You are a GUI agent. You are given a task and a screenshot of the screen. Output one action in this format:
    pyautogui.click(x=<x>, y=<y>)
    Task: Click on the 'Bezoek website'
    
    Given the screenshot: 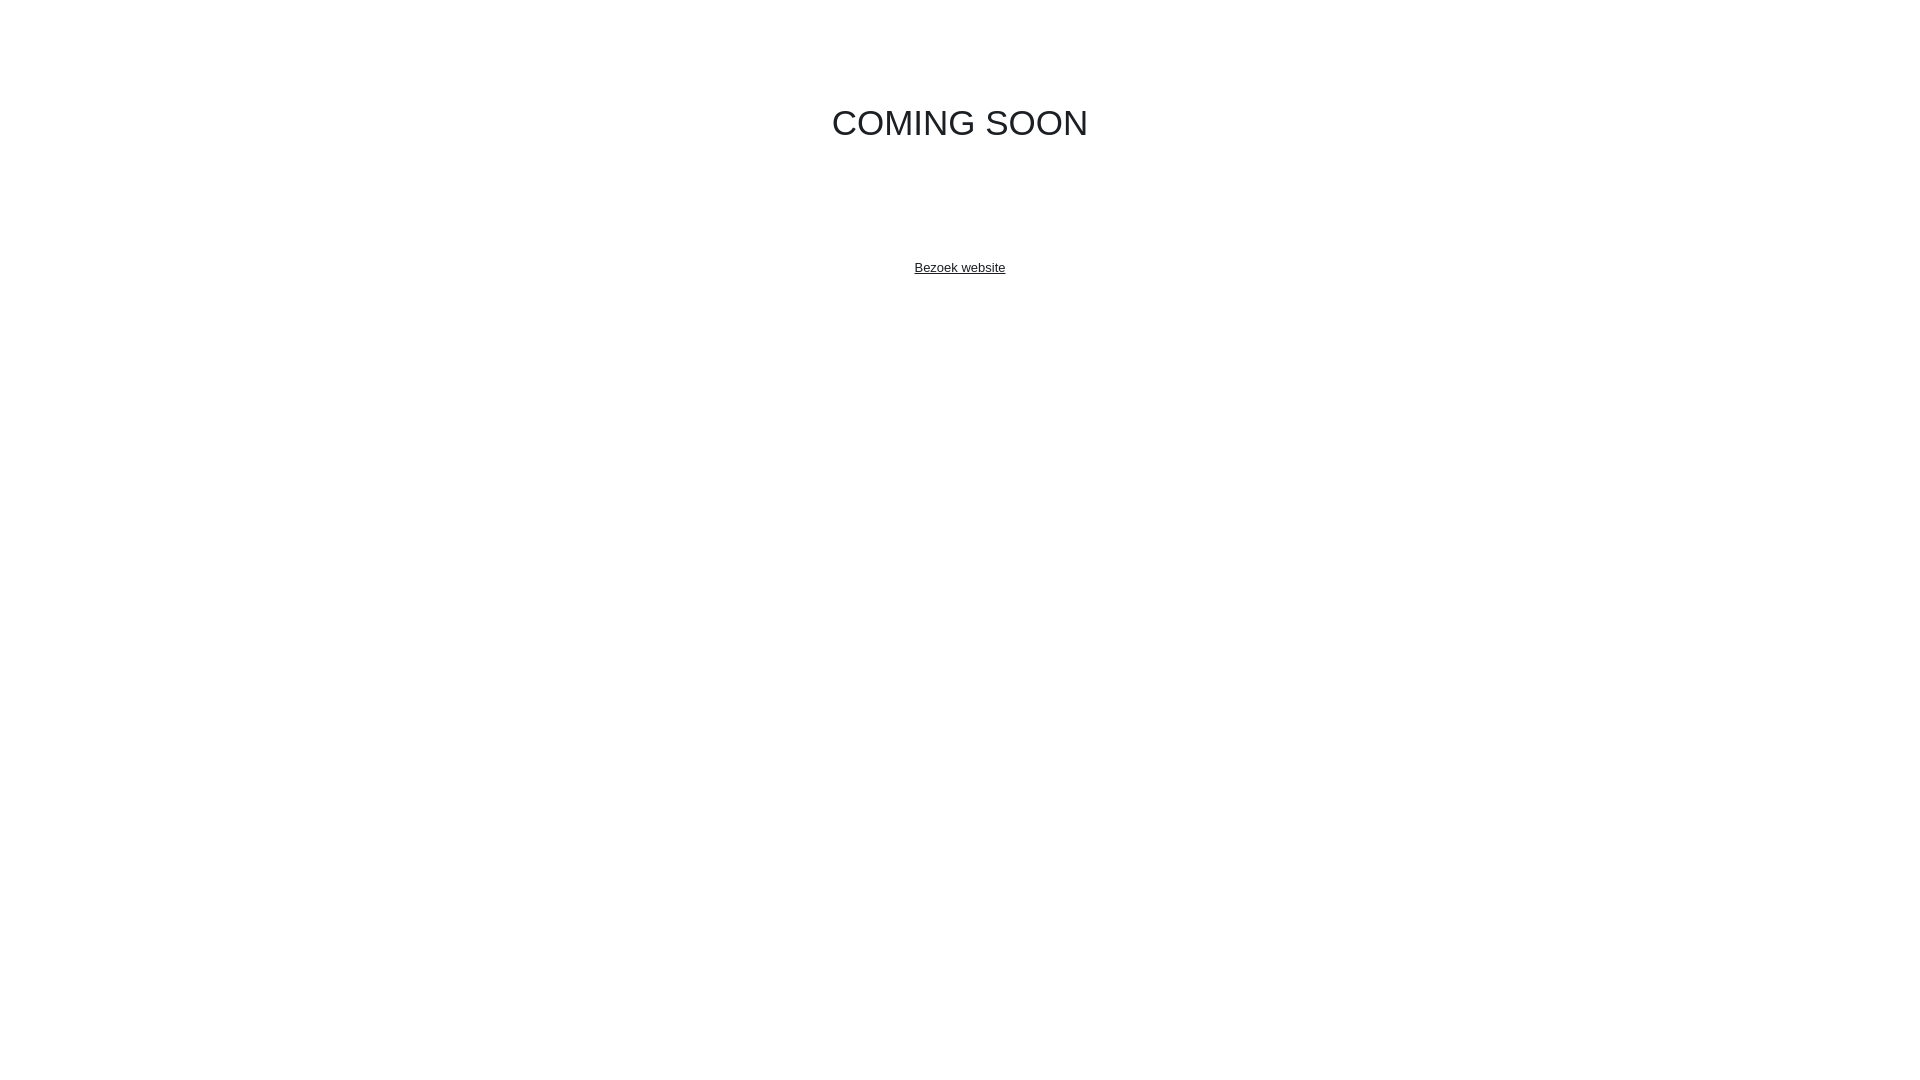 What is the action you would take?
    pyautogui.click(x=912, y=266)
    